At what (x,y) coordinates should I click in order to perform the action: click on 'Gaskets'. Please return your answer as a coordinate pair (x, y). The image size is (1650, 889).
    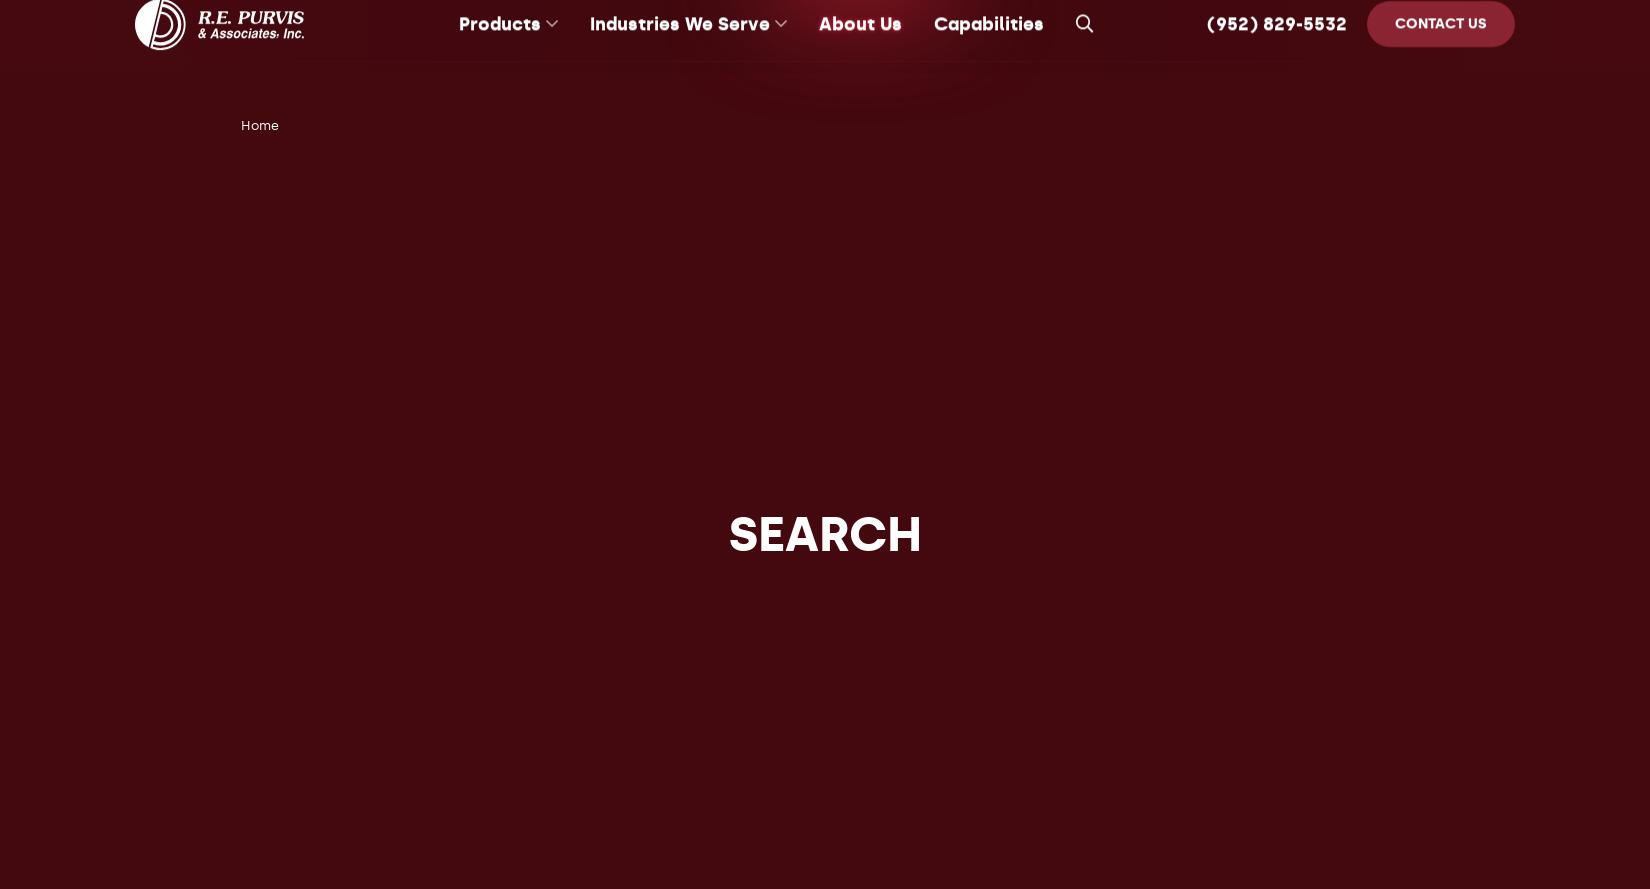
    Looking at the image, I should click on (457, 288).